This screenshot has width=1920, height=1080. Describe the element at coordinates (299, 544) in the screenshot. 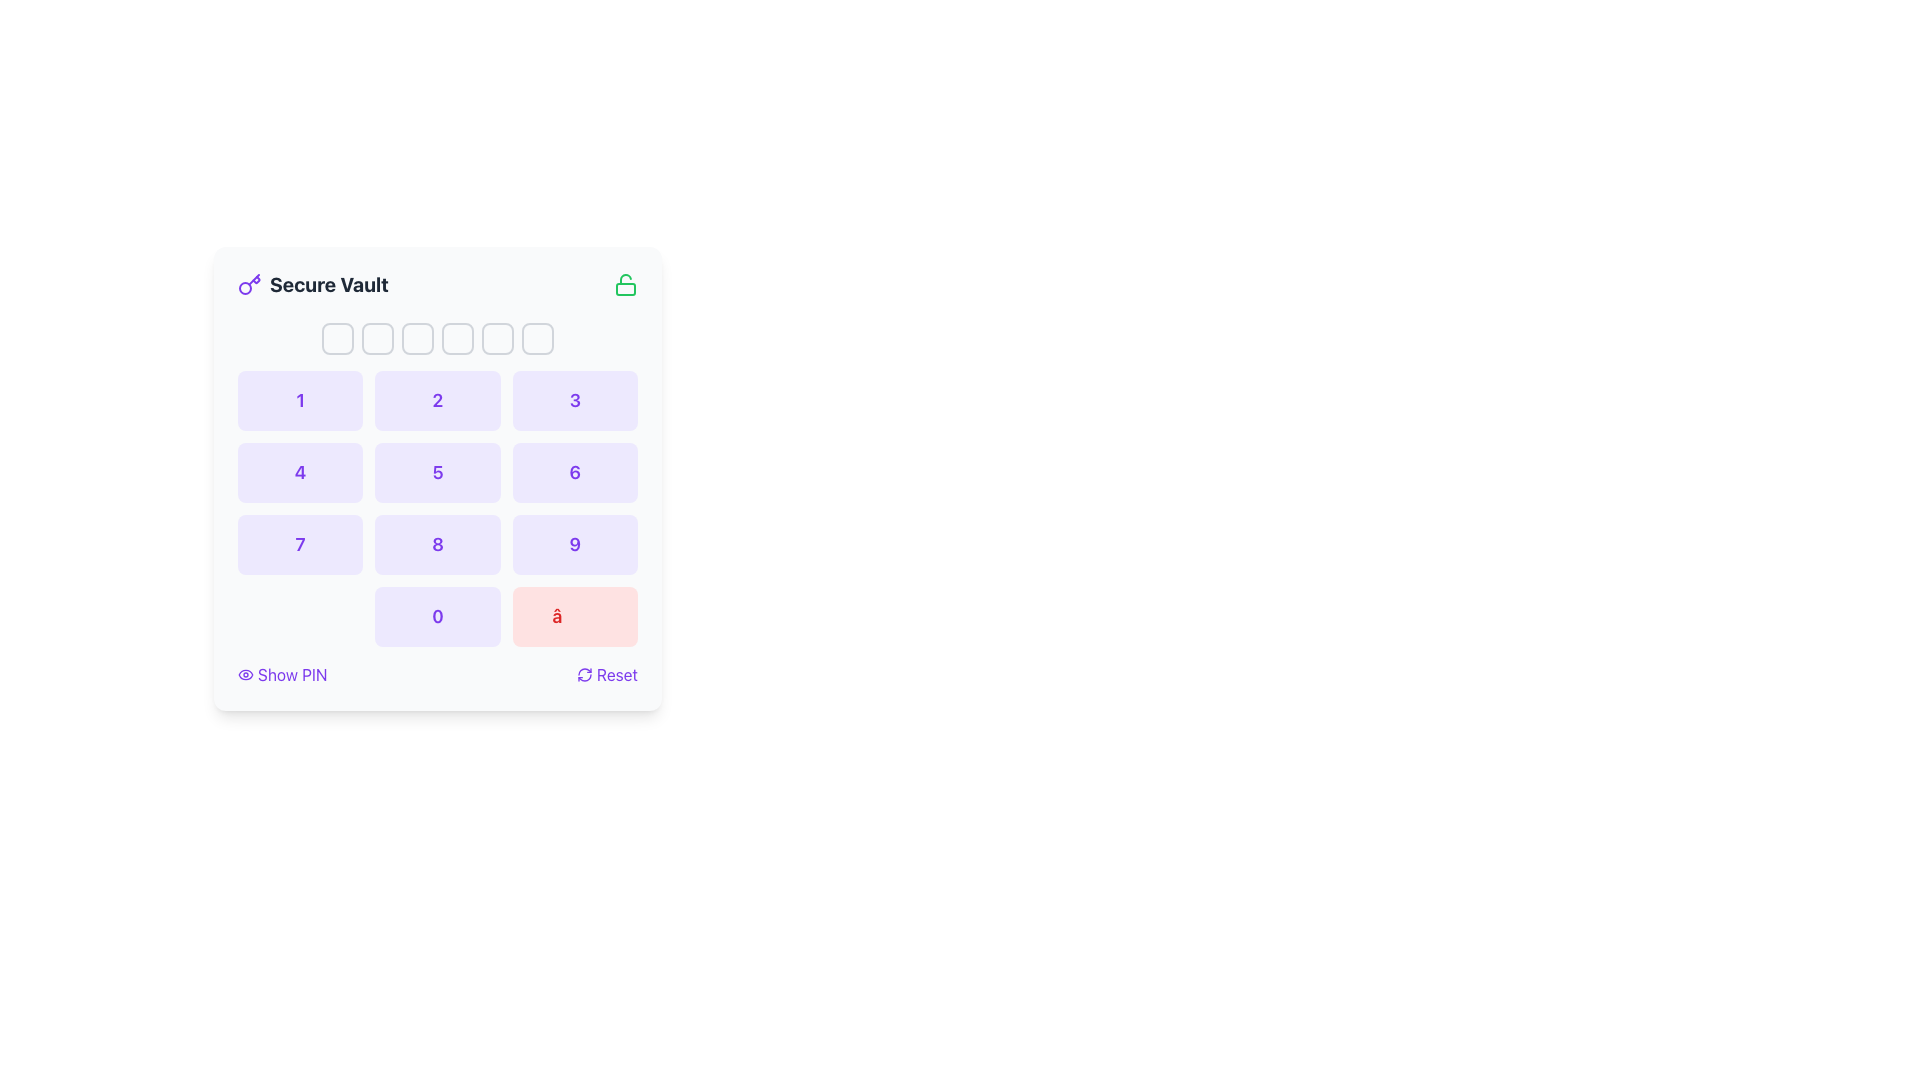

I see `the rounded square button with a violet background and white text displaying the number '7', located at the bottom-left corner of the grid` at that location.